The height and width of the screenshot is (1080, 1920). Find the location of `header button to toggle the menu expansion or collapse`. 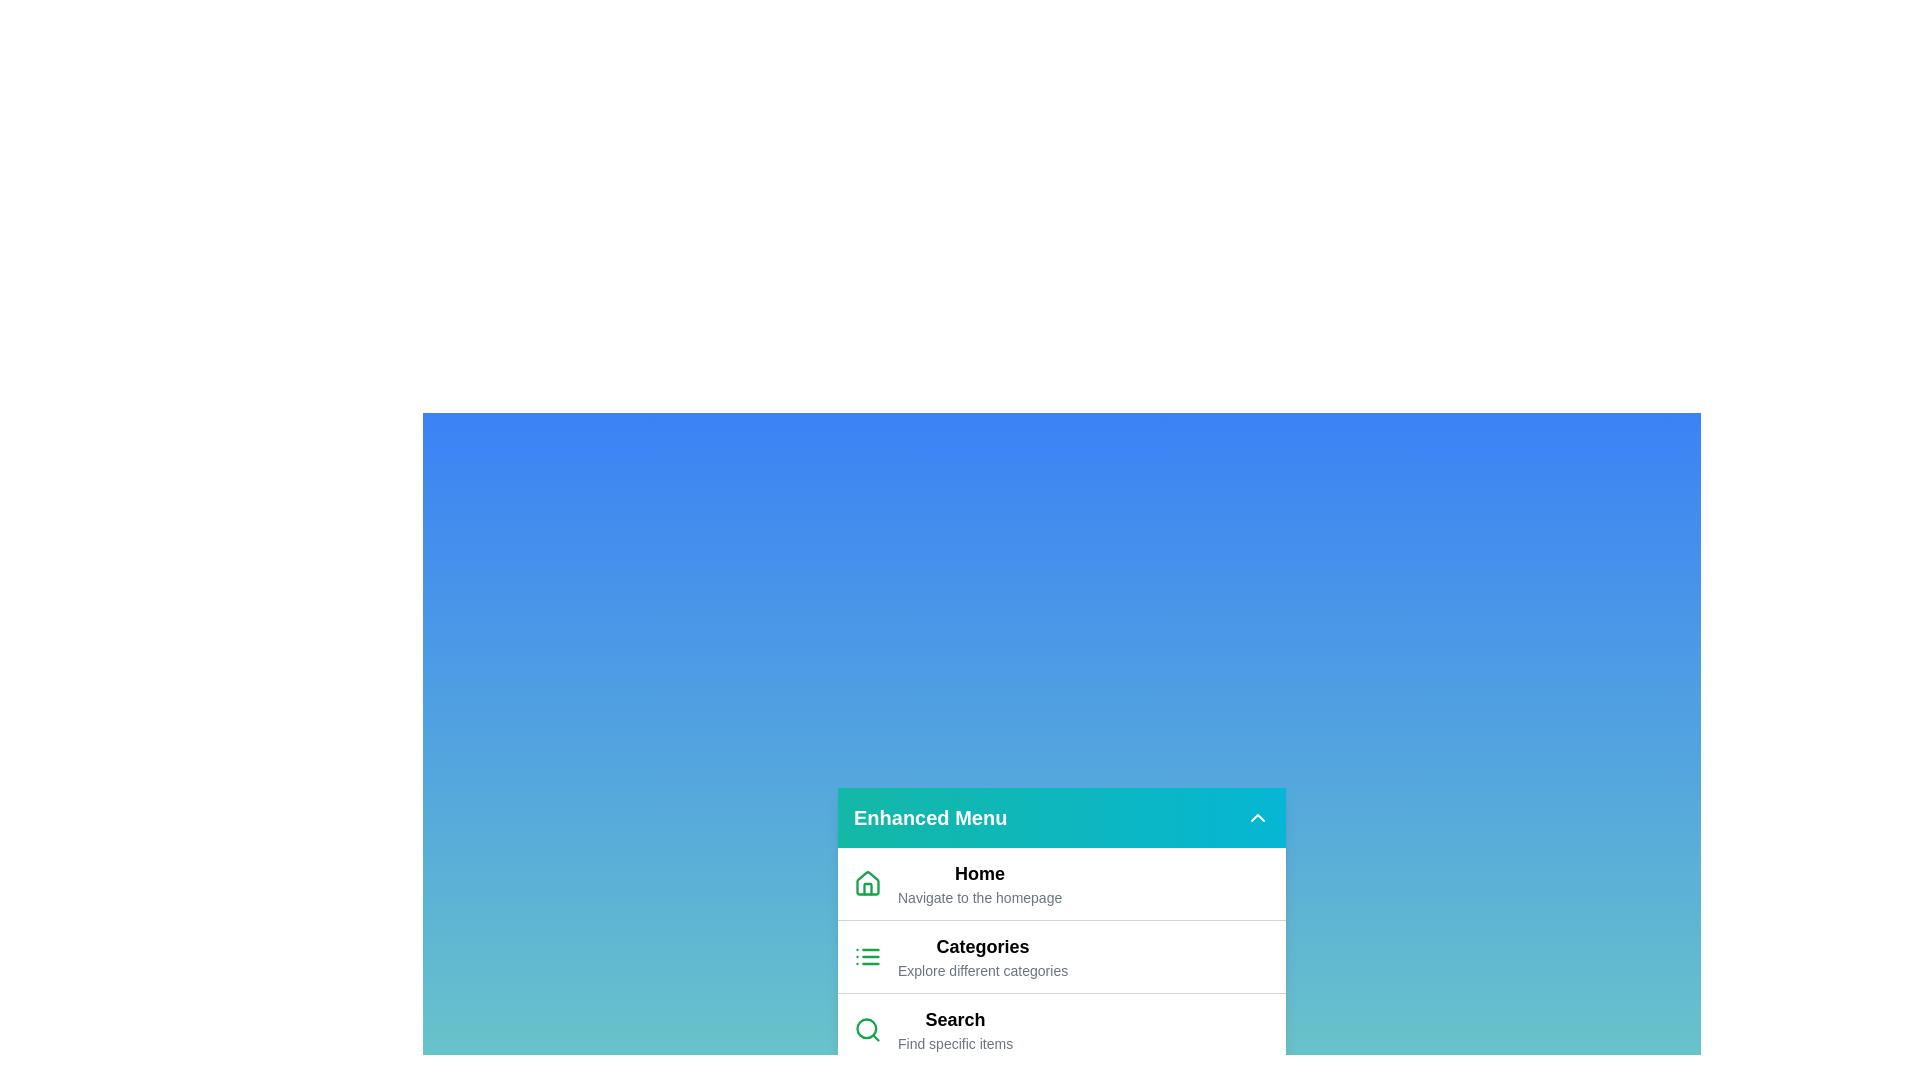

header button to toggle the menu expansion or collapse is located at coordinates (1256, 817).